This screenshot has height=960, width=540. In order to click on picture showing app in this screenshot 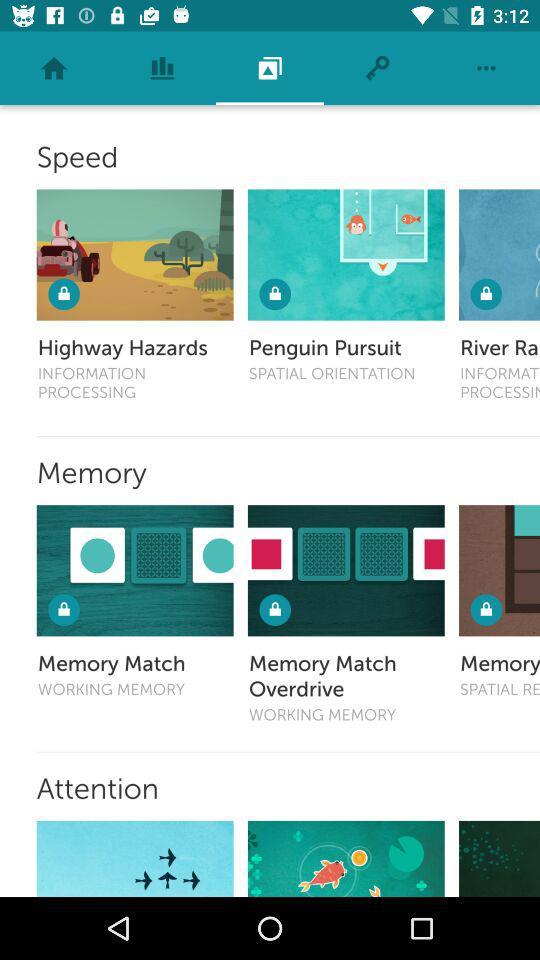, I will do `click(345, 570)`.